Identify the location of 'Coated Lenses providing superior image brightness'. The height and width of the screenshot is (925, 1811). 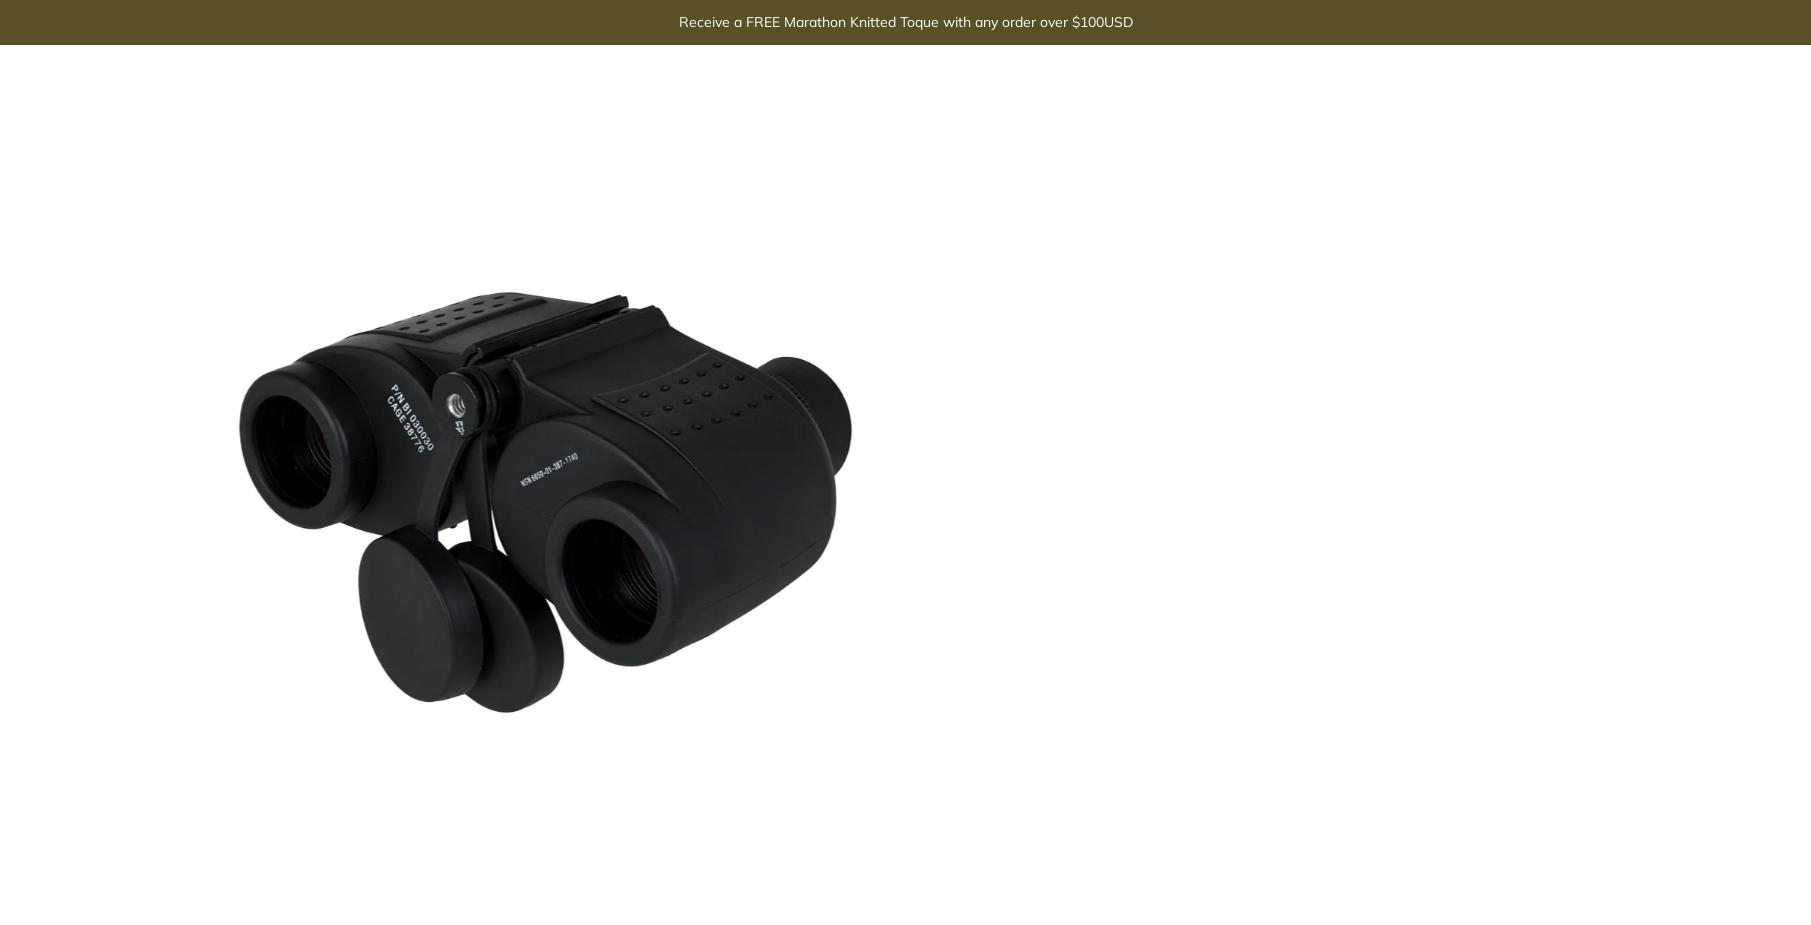
(1305, 160).